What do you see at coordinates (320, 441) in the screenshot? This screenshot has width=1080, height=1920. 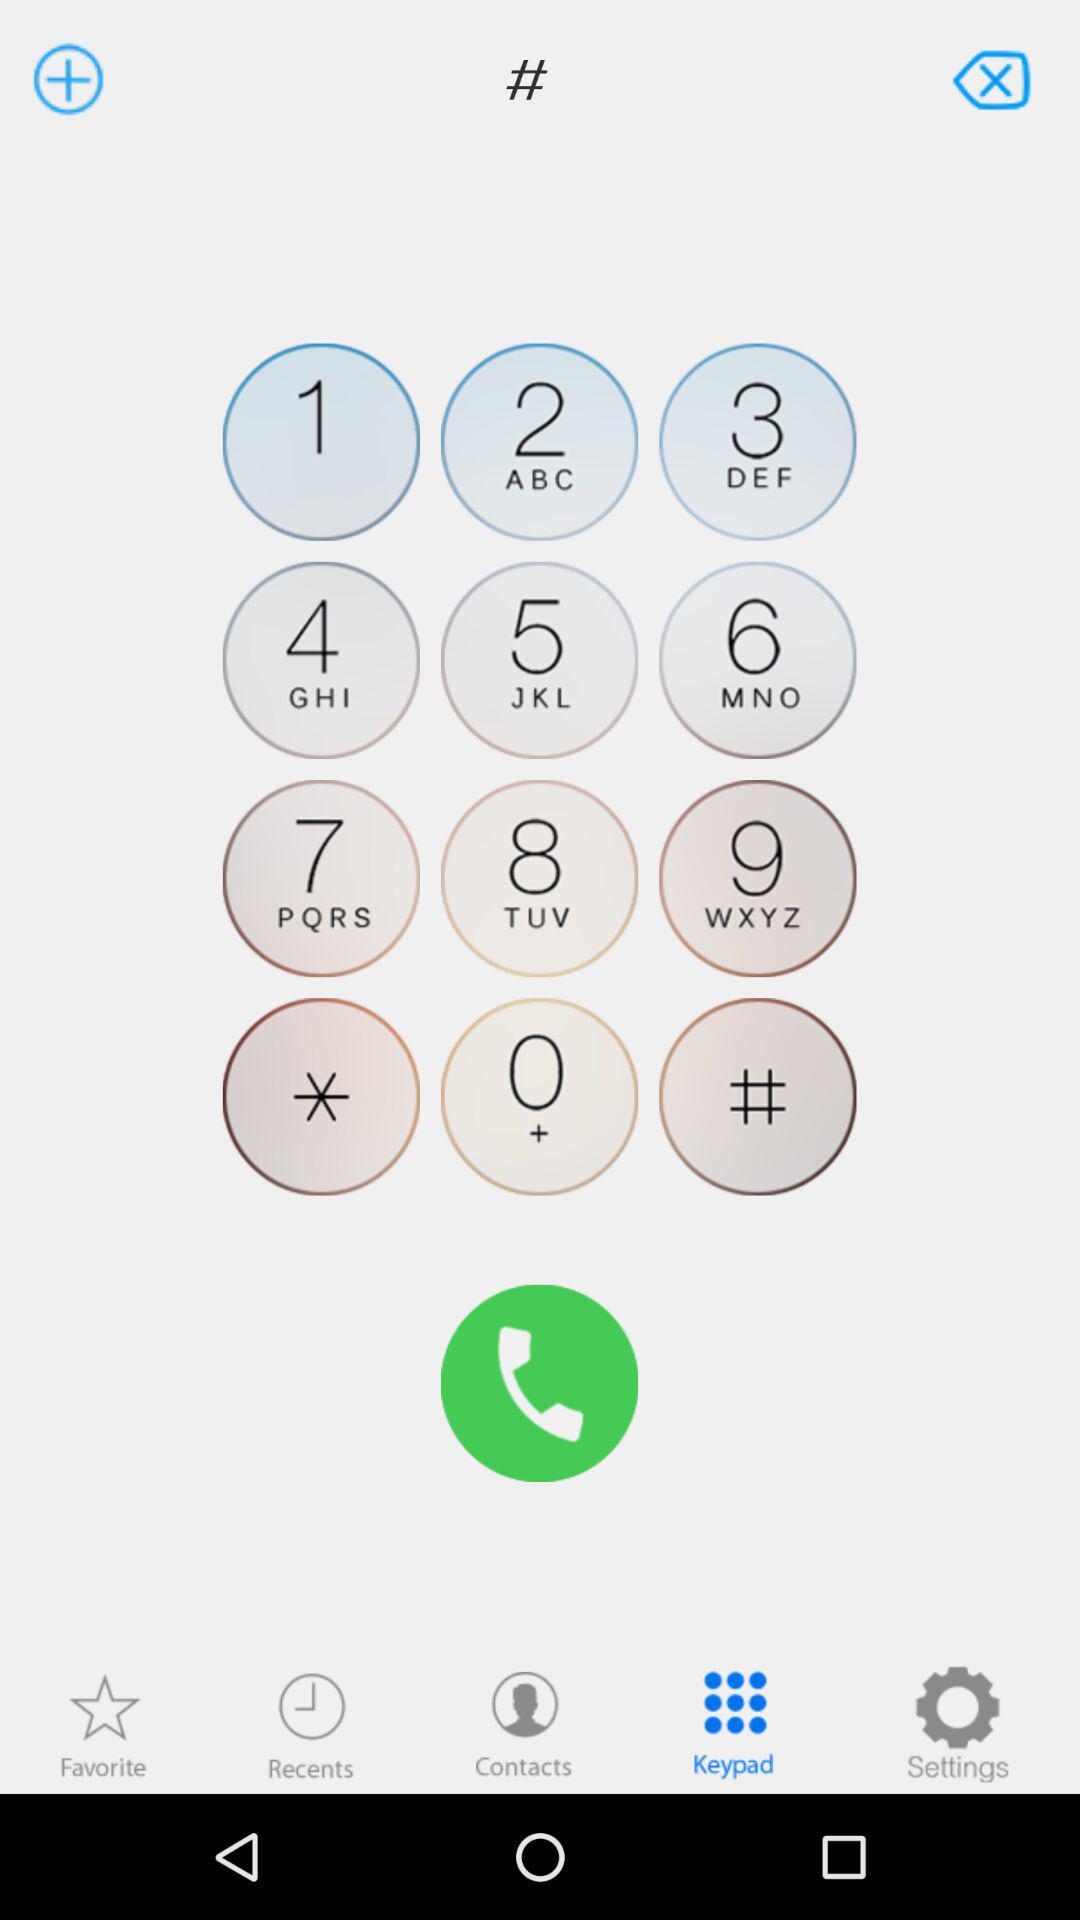 I see `type number 1` at bounding box center [320, 441].